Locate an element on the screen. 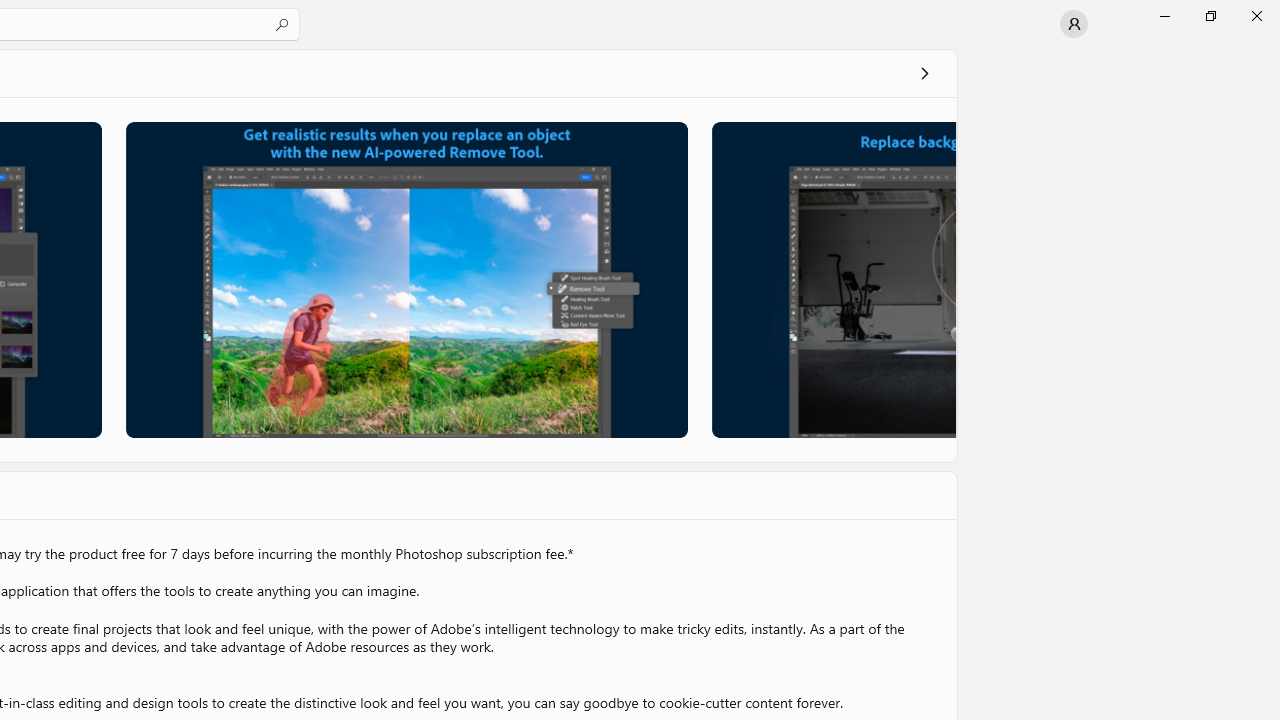 The height and width of the screenshot is (720, 1280). 'Minimize Microsoft Store' is located at coordinates (1164, 15).